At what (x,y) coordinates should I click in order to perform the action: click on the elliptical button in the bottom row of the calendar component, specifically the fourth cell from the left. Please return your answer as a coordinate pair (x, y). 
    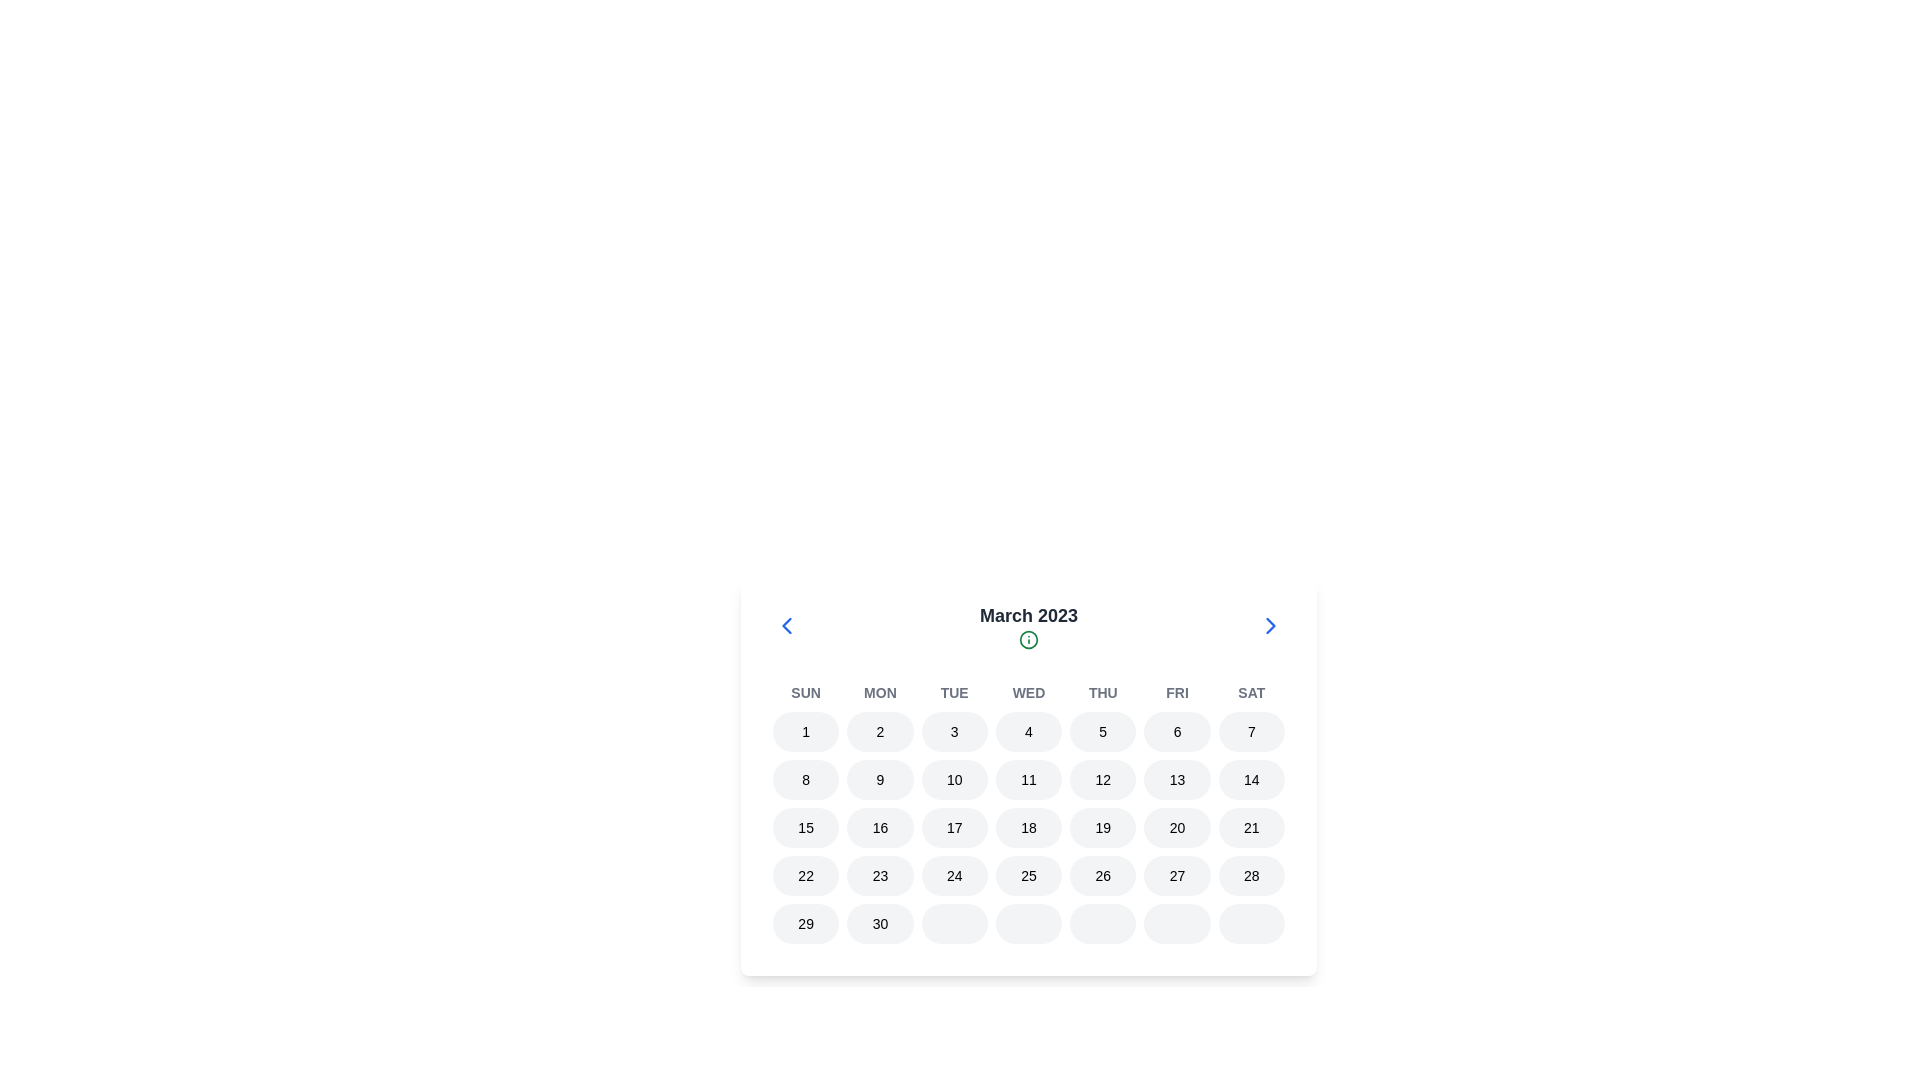
    Looking at the image, I should click on (1028, 924).